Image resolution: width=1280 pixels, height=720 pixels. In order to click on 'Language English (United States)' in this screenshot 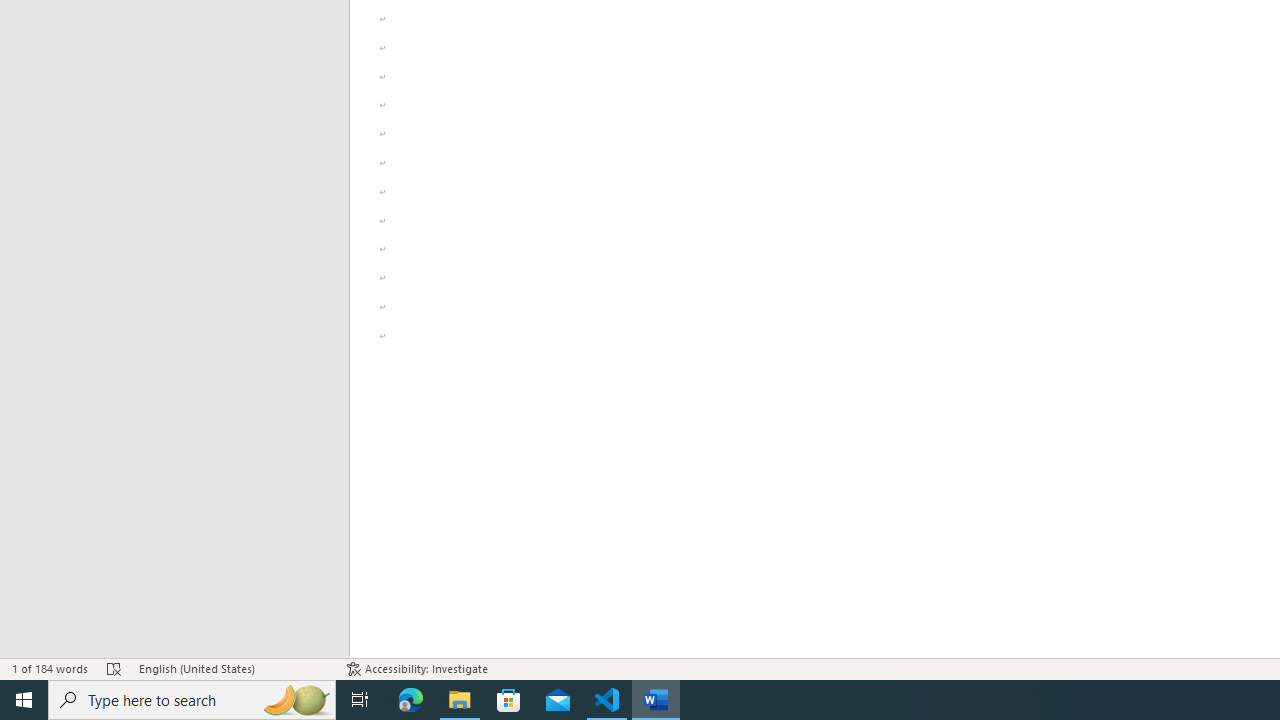, I will do `click(232, 669)`.